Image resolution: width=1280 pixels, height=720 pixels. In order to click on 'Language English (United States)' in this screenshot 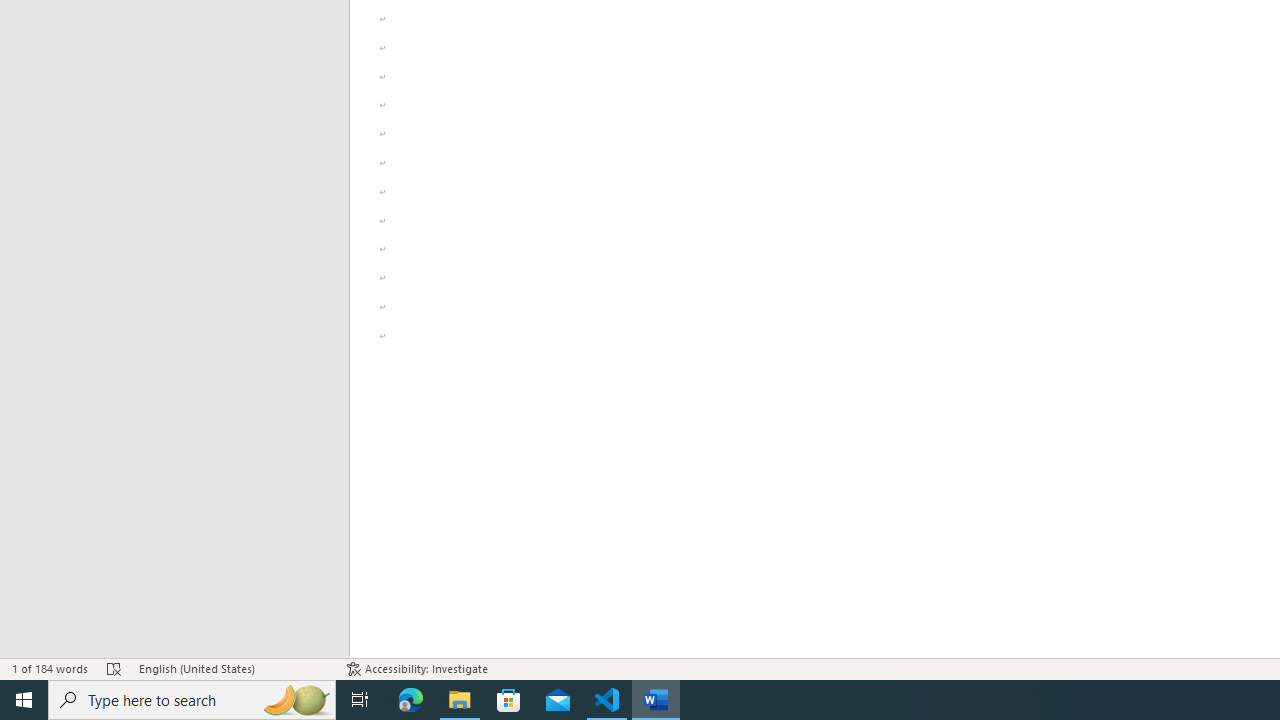, I will do `click(232, 669)`.